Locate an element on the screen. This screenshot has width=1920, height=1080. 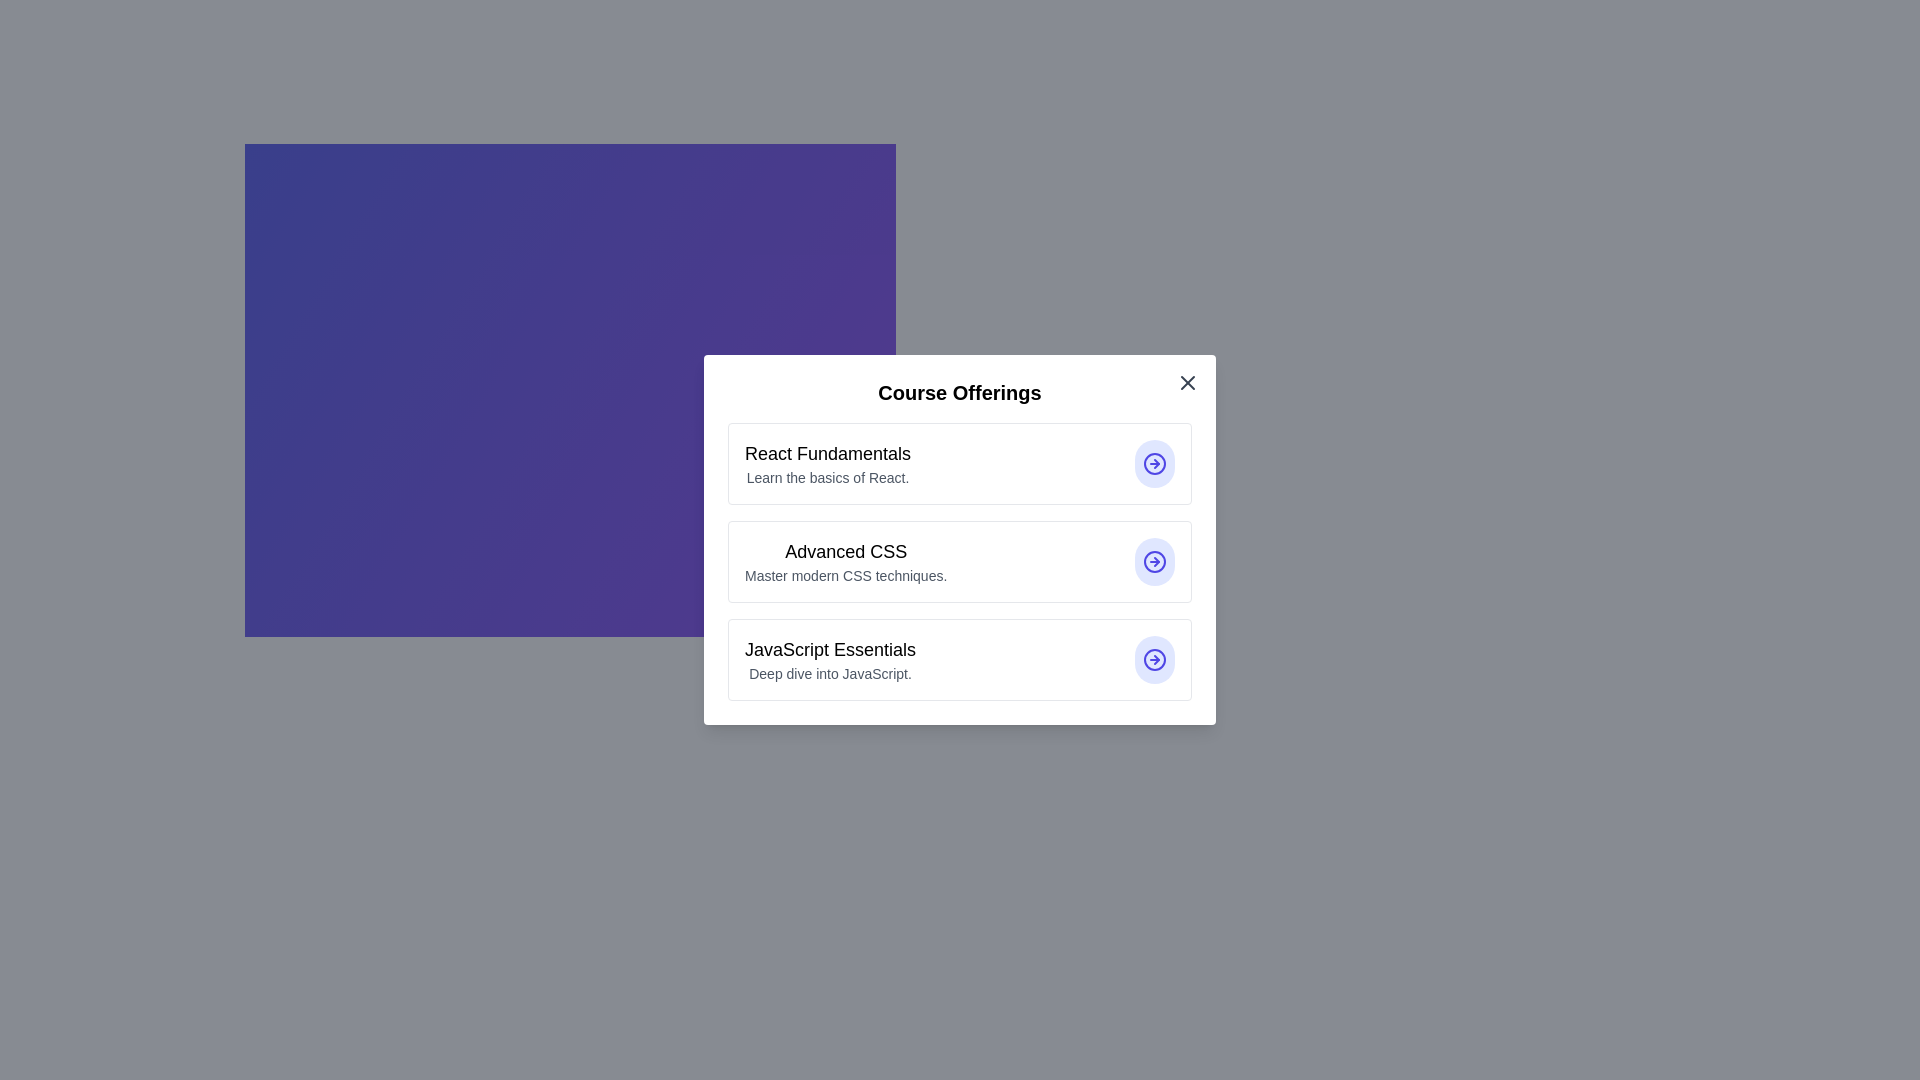
the Text element presenting the title and subtitle for the 'JavaScript Essentials' course, which is located below the 'Advanced CSS' course entry in the vertical list of course options is located at coordinates (830, 659).